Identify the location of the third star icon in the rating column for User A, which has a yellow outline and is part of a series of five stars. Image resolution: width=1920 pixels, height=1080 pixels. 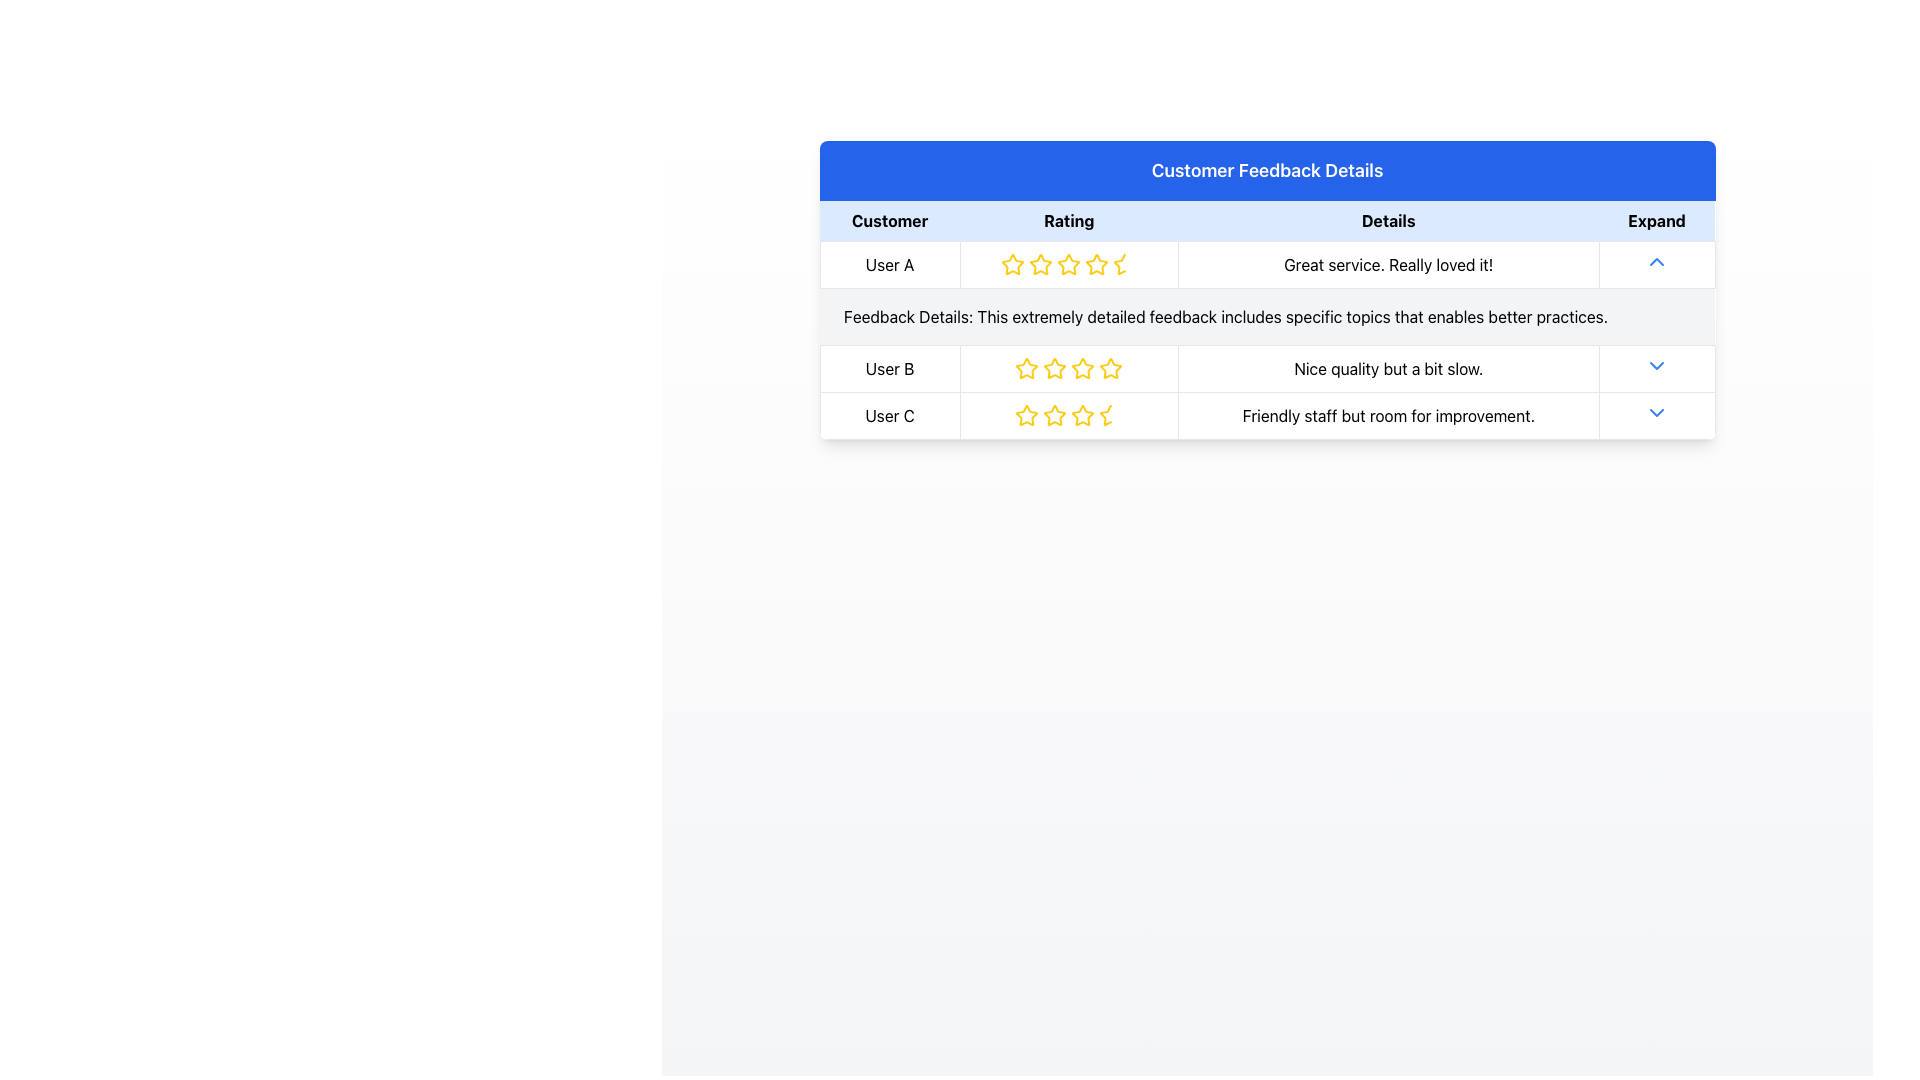
(1068, 264).